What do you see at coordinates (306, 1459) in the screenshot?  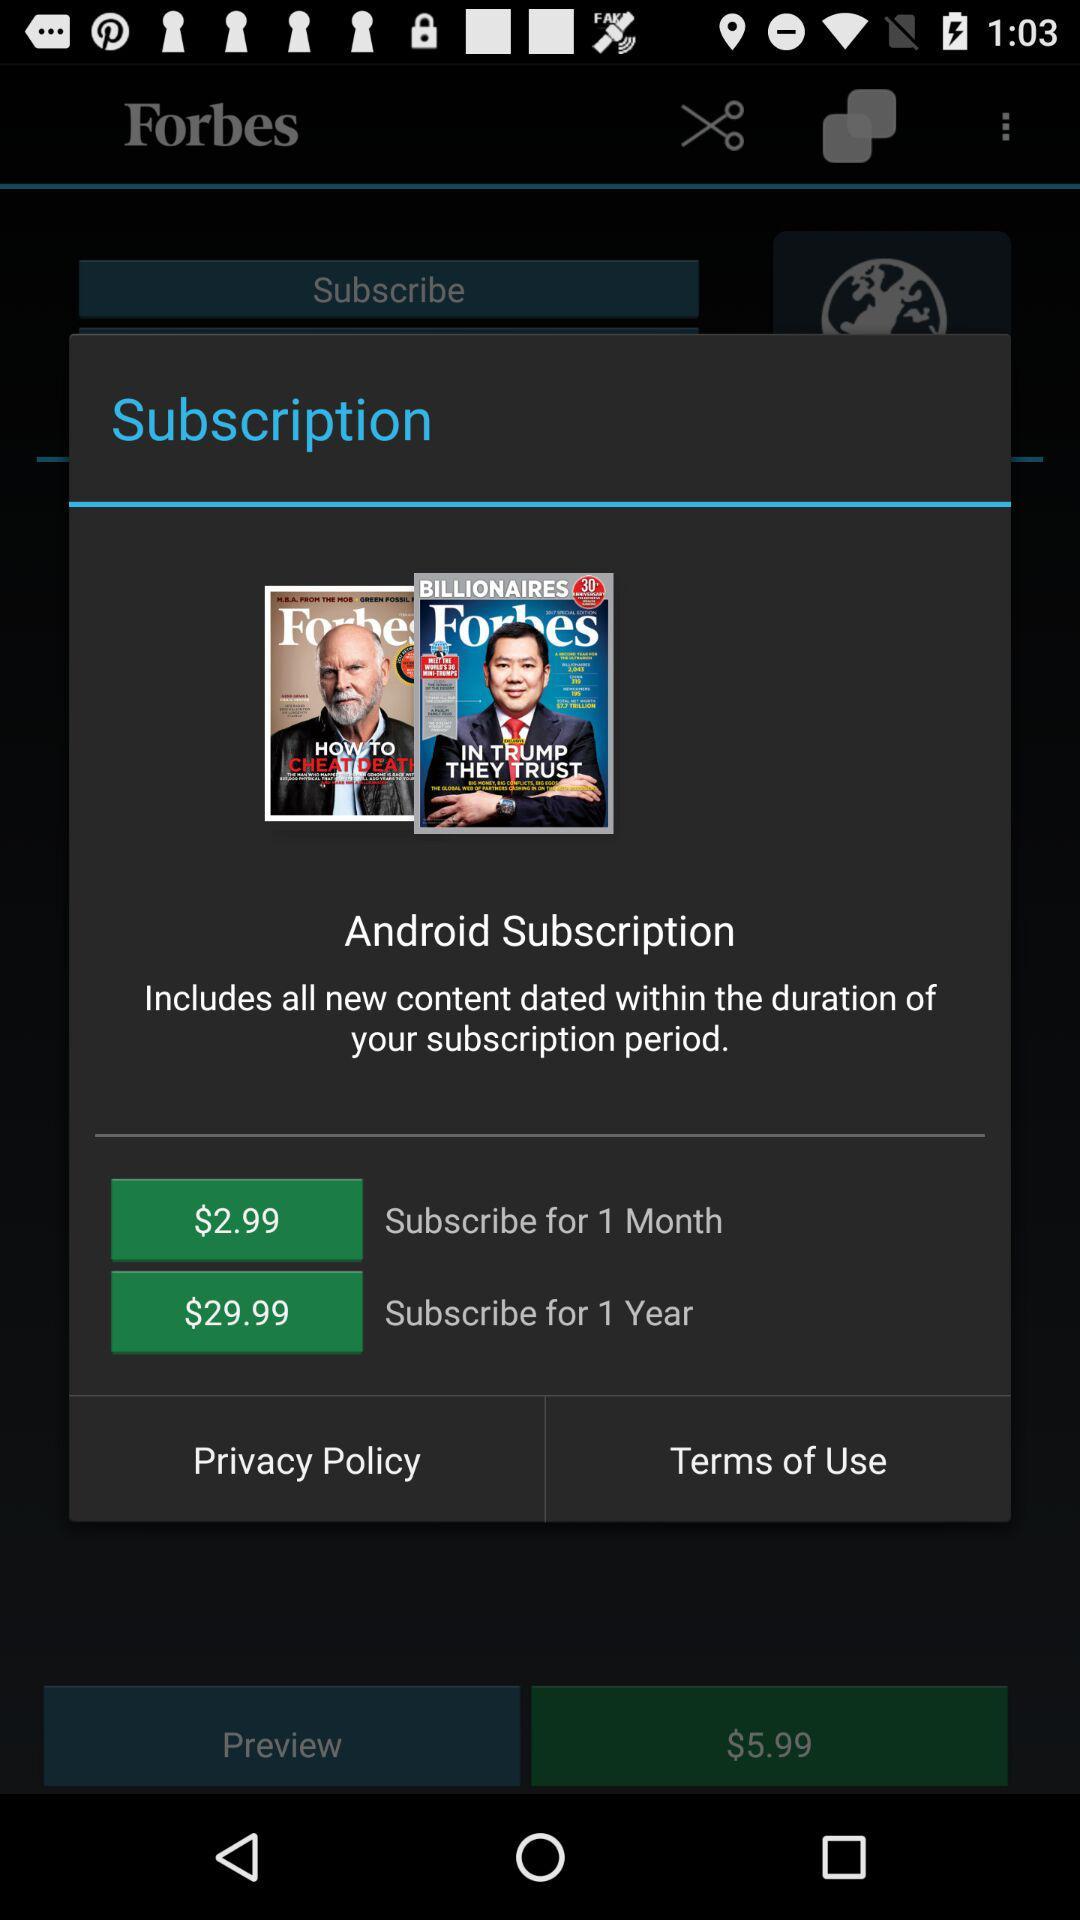 I see `button to the left of the terms of use icon` at bounding box center [306, 1459].